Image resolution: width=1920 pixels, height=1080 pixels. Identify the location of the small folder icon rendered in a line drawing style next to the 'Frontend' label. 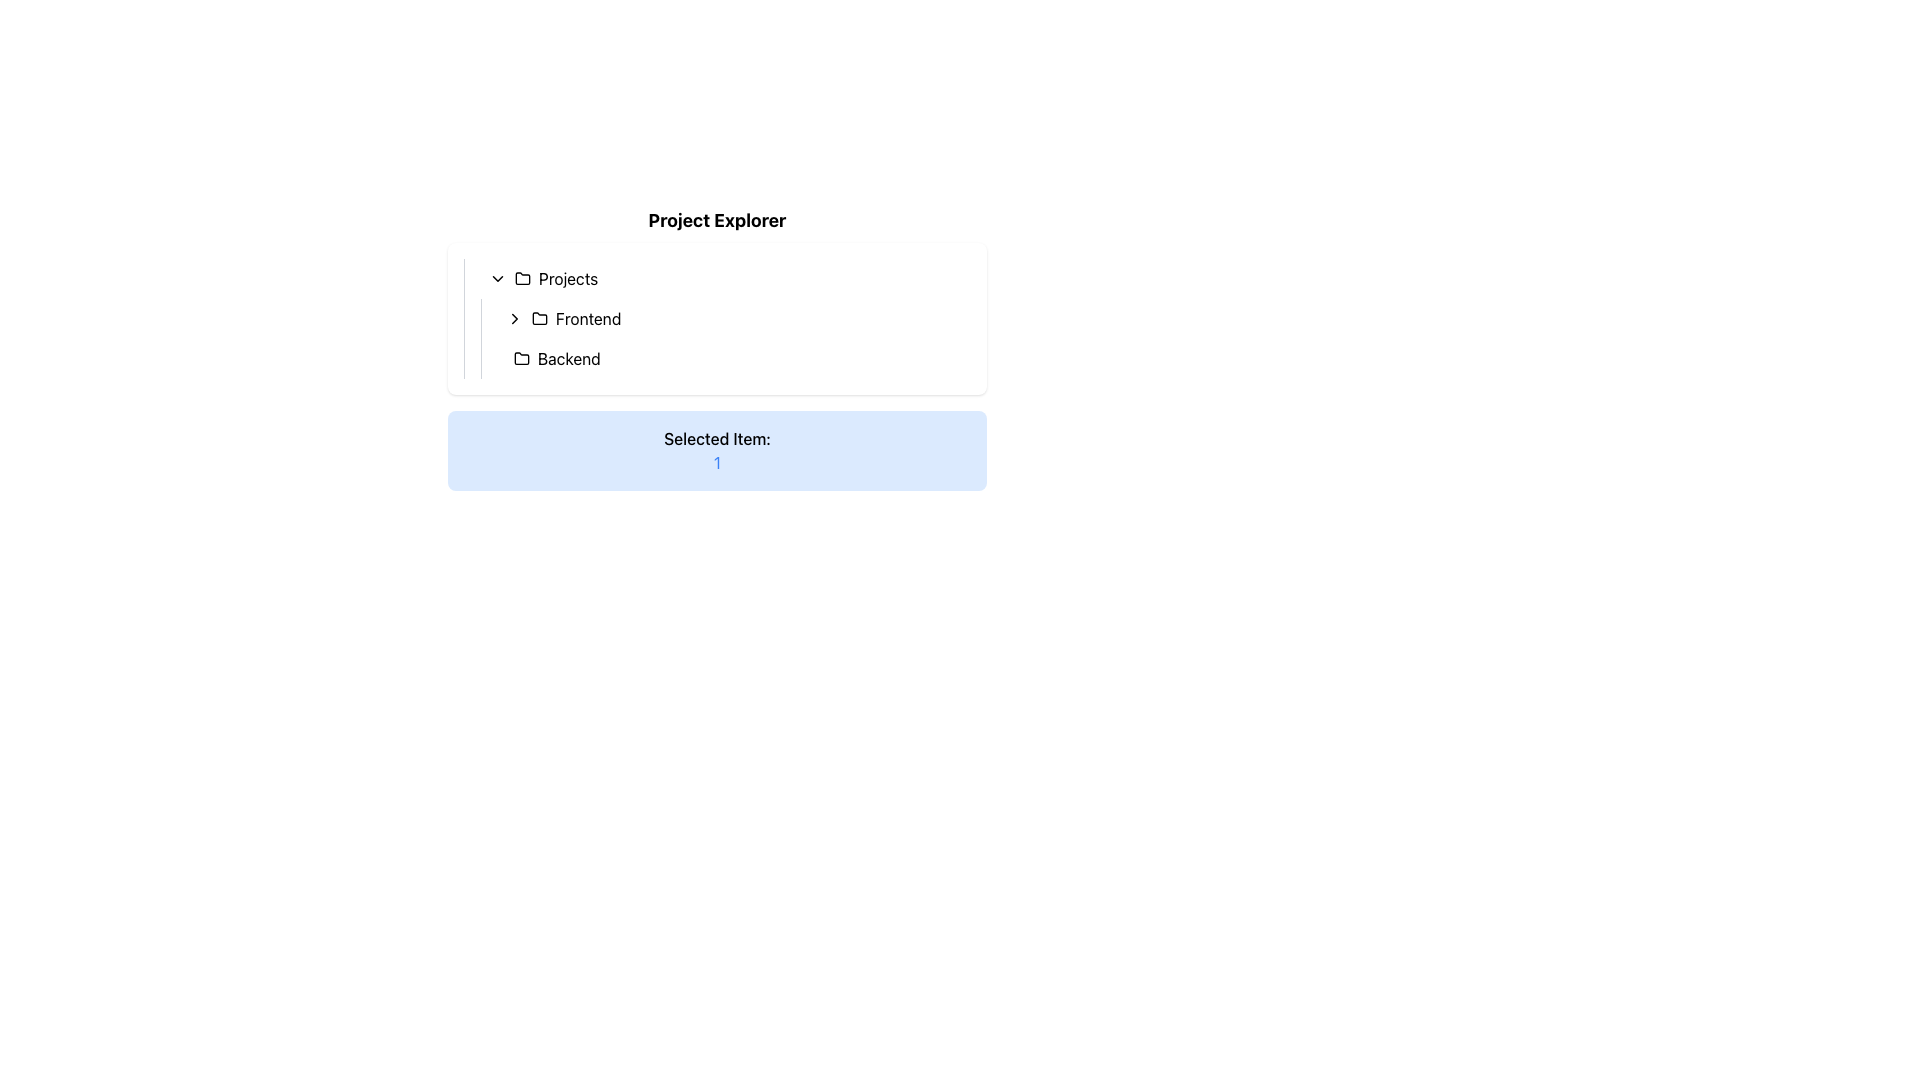
(539, 318).